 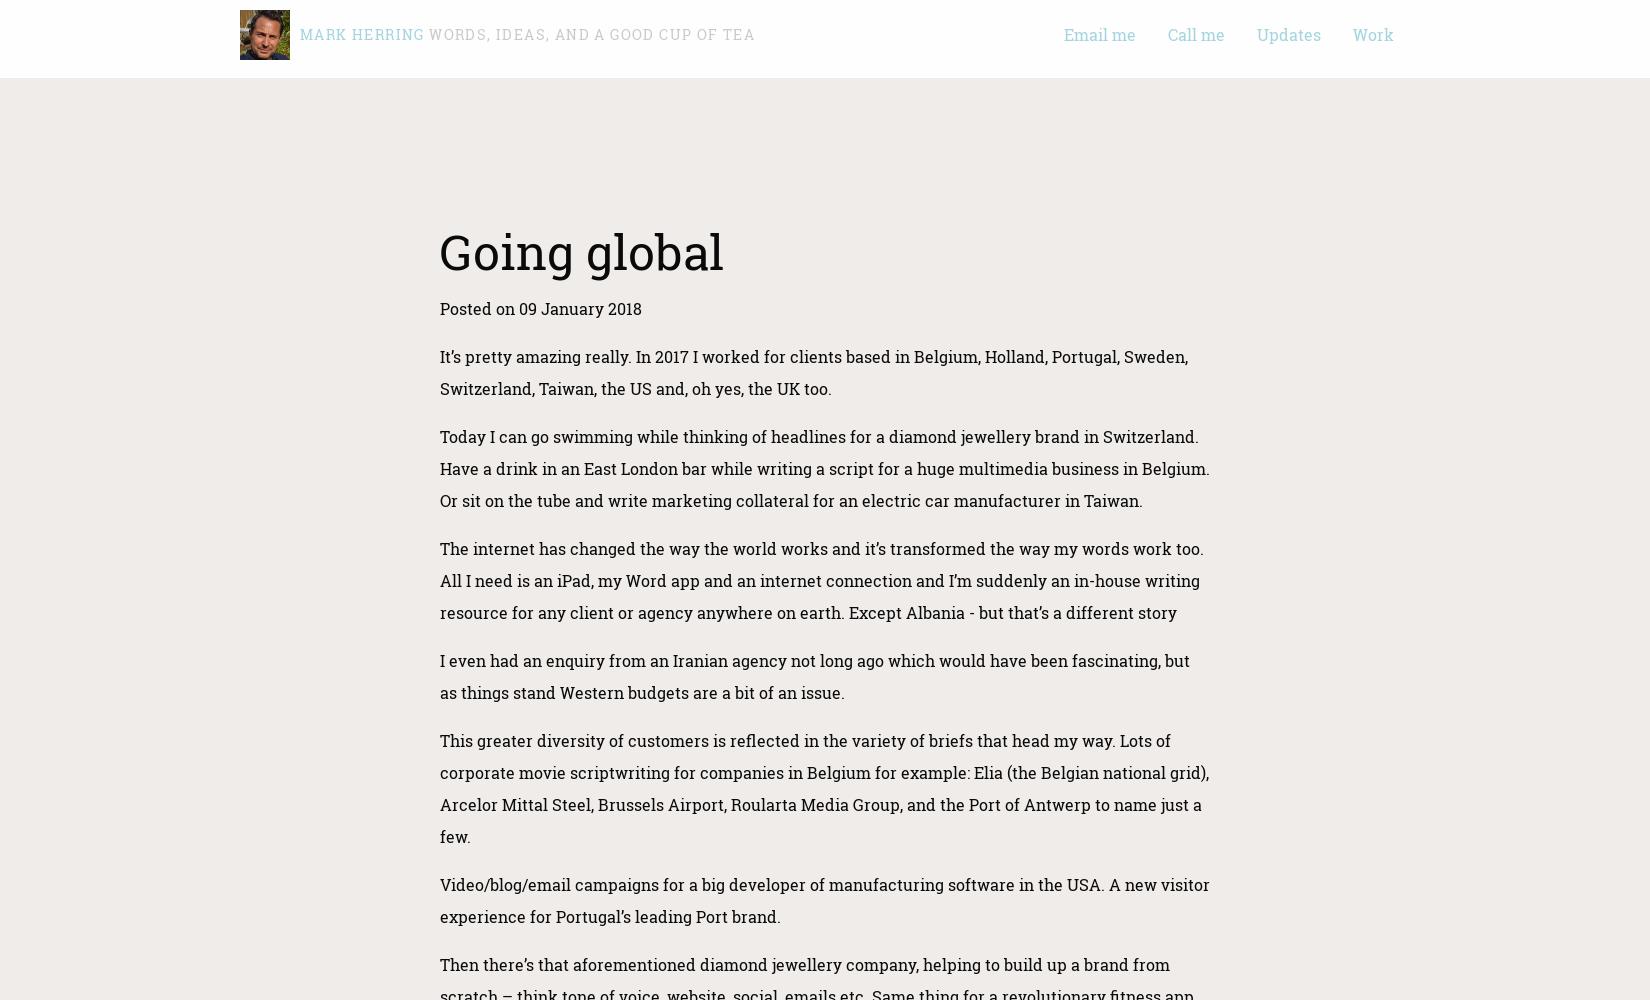 What do you see at coordinates (1372, 34) in the screenshot?
I see `'Work'` at bounding box center [1372, 34].